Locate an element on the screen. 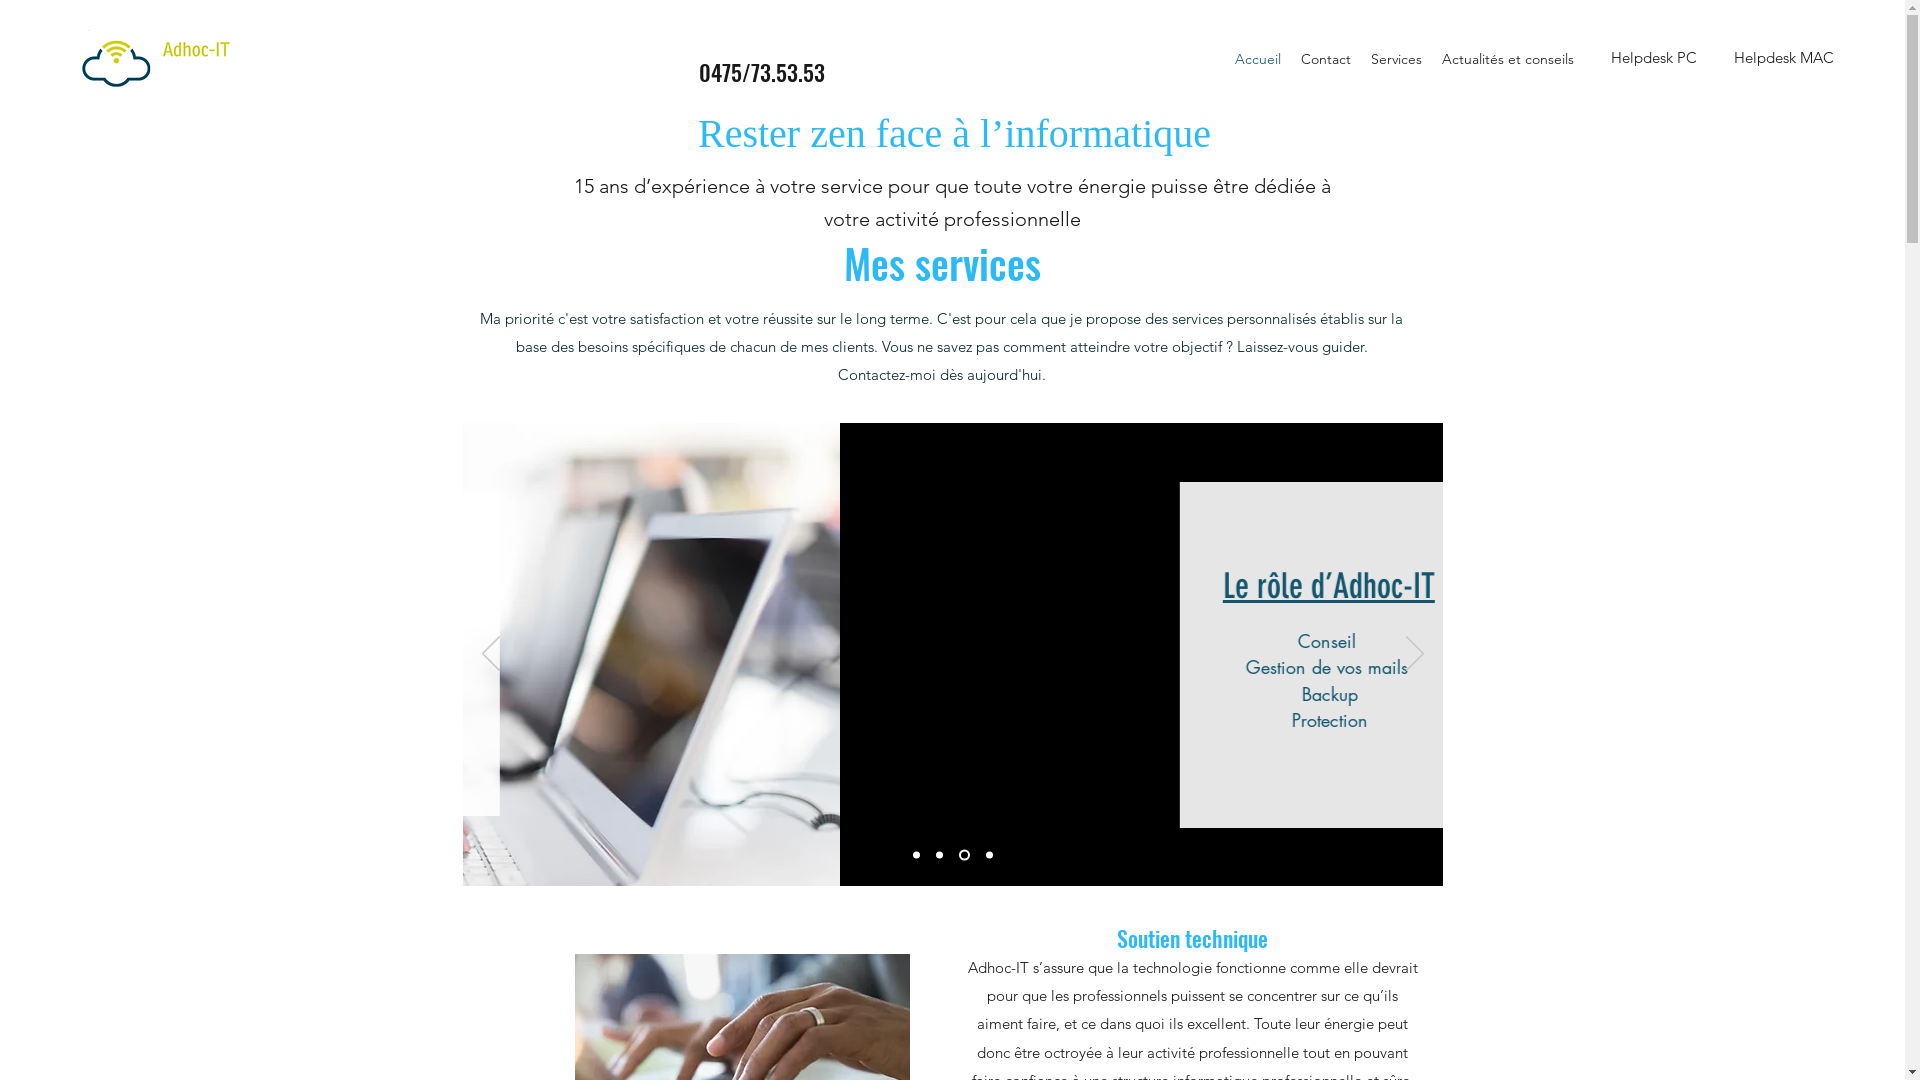 This screenshot has height=1080, width=1920. 'Services' is located at coordinates (1395, 57).